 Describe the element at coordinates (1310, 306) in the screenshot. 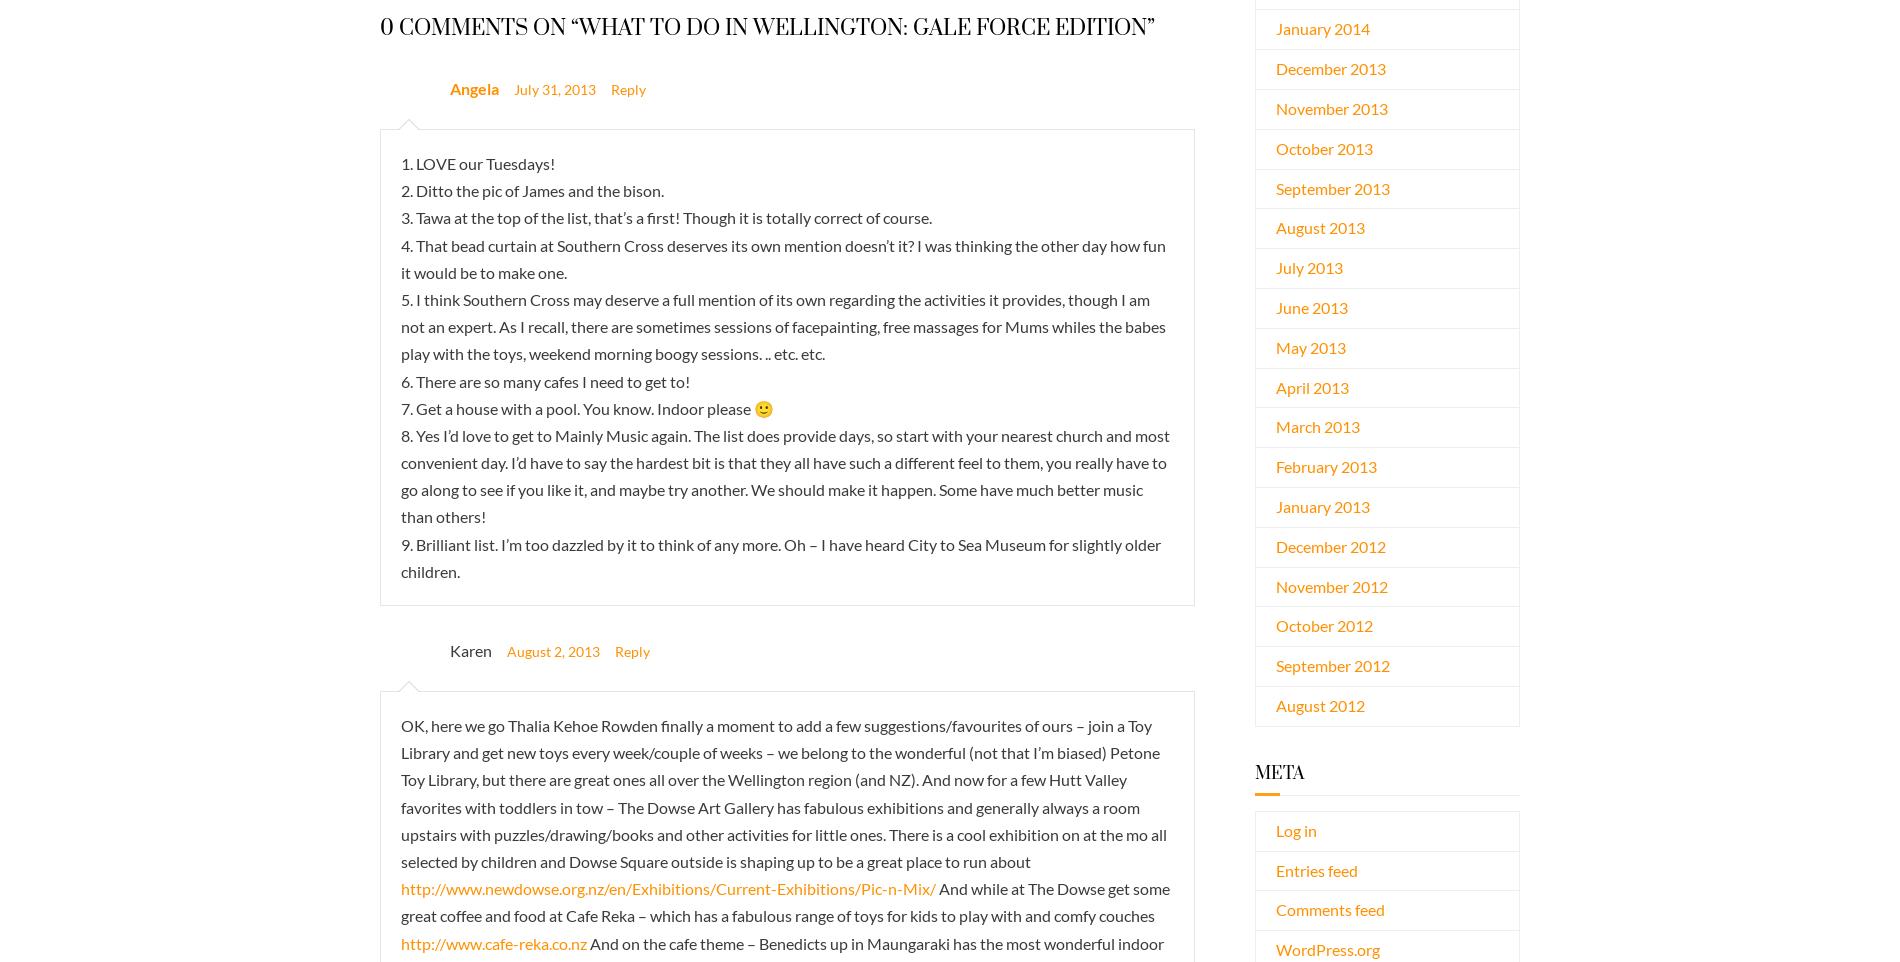

I see `'June 2013'` at that location.